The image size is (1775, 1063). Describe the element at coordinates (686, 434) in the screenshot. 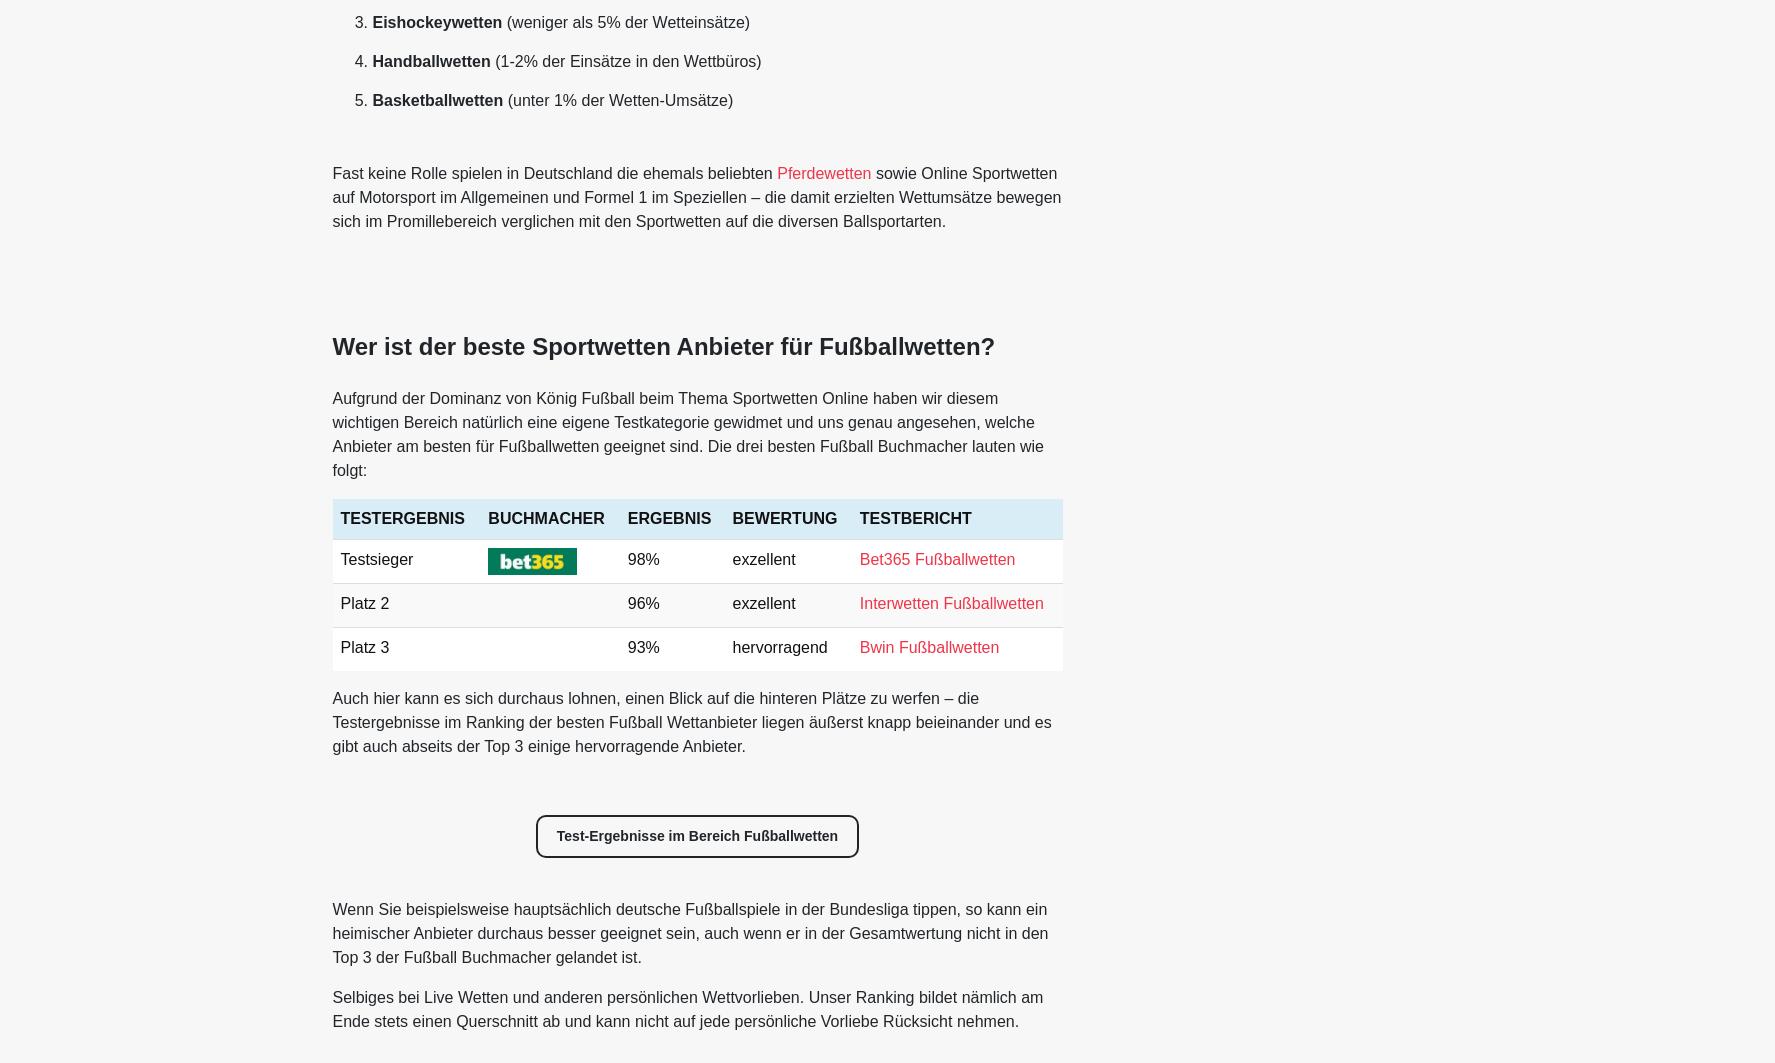

I see `'Aufgrund der Dominanz von König Fußball beim Thema Sportwetten Online haben wir diesem wichtigen Bereich natürlich eine eigene Testkategorie gewidmet und uns genau angesehen, welche Anbieter am besten für Fußballwetten geeignet sind. Die drei besten Fußball Buchmacher lauten wie folgt:'` at that location.